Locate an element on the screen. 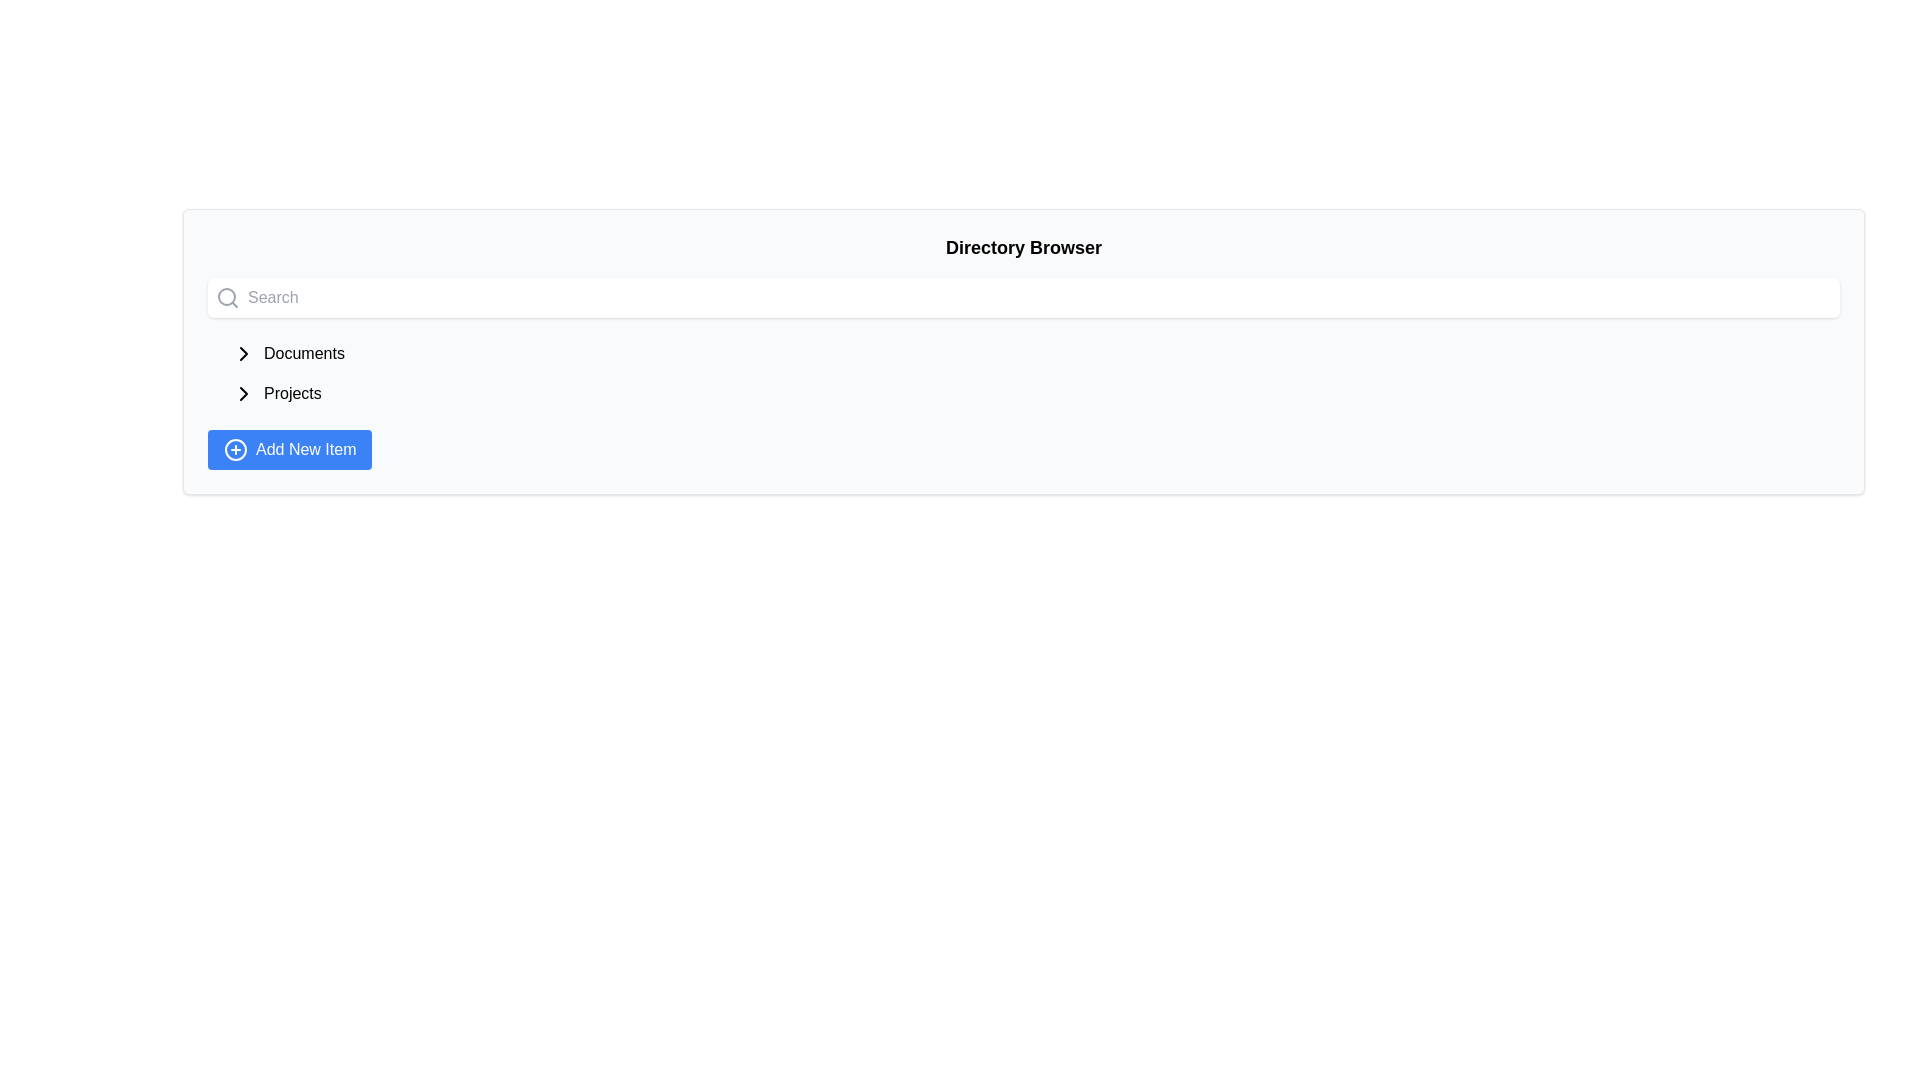 Image resolution: width=1920 pixels, height=1080 pixels. the 'Add New Item' icon, which is positioned to the left of the text within the button located below the directory items list, under 'Documents' and 'Projects' is located at coordinates (235, 450).